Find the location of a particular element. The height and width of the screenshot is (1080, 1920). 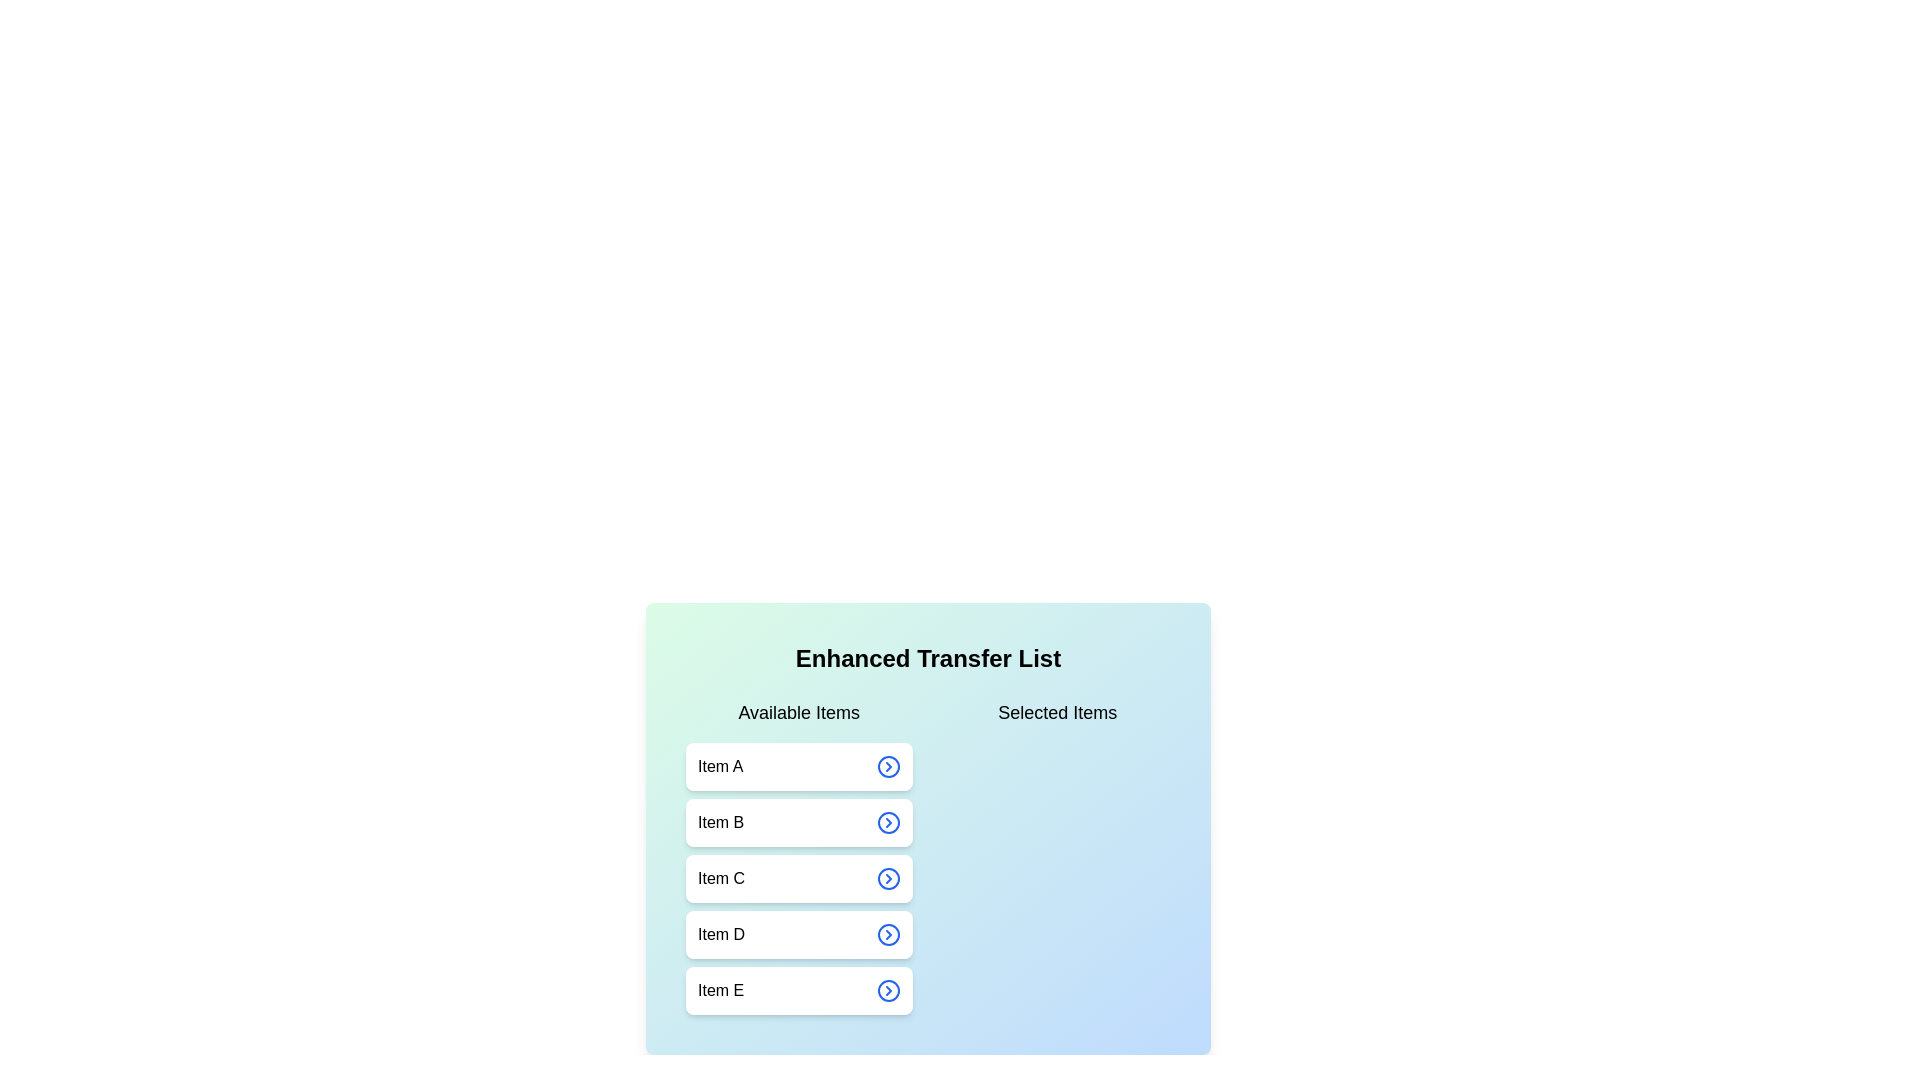

arrow button next to Item C in the available list to transfer it to the selected list is located at coordinates (887, 878).